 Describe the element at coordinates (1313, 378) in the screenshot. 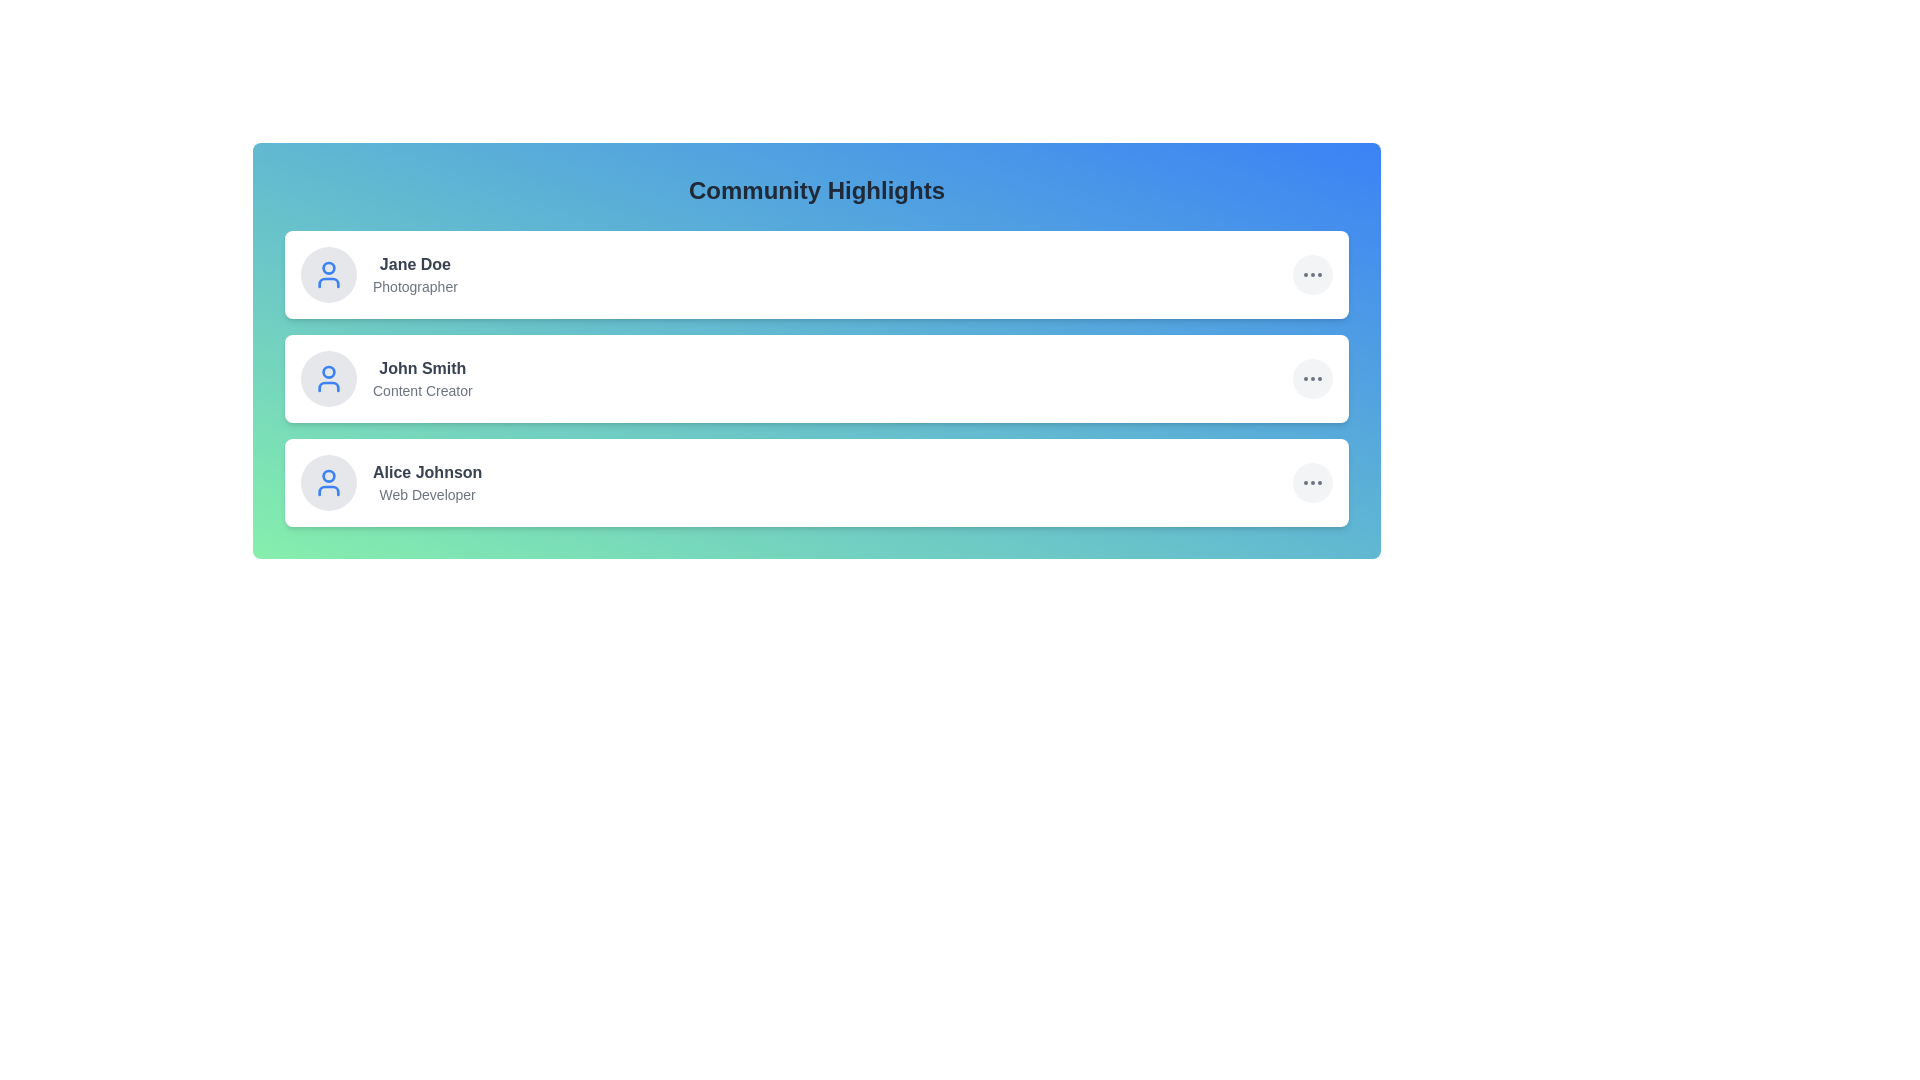

I see `the Ellipsis menu icon consisting of three horizontally aligned dots` at that location.